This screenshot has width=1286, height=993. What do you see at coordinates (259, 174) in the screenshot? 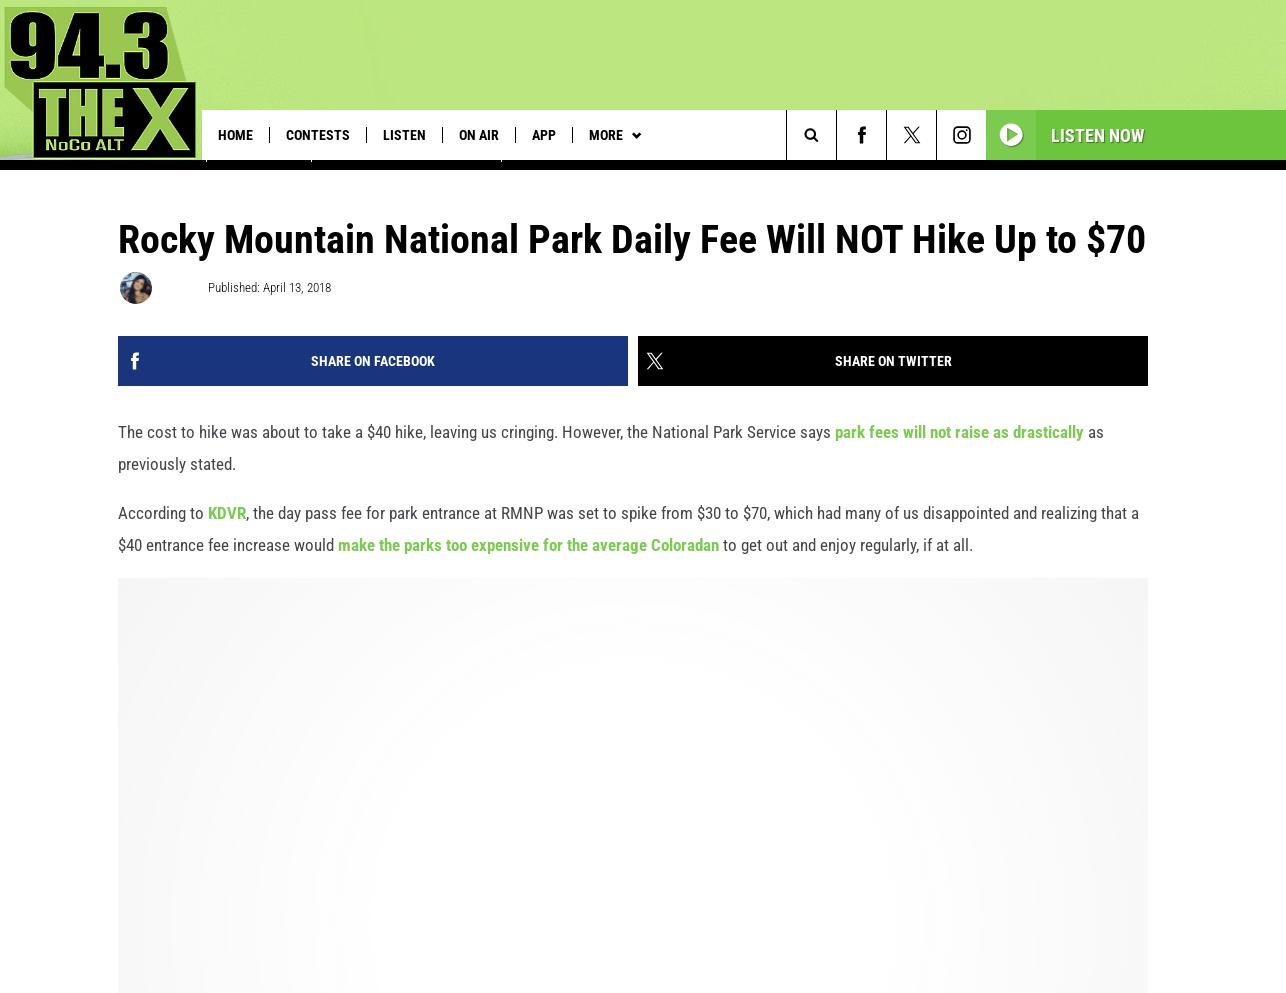
I see `'Food+Drink'` at bounding box center [259, 174].